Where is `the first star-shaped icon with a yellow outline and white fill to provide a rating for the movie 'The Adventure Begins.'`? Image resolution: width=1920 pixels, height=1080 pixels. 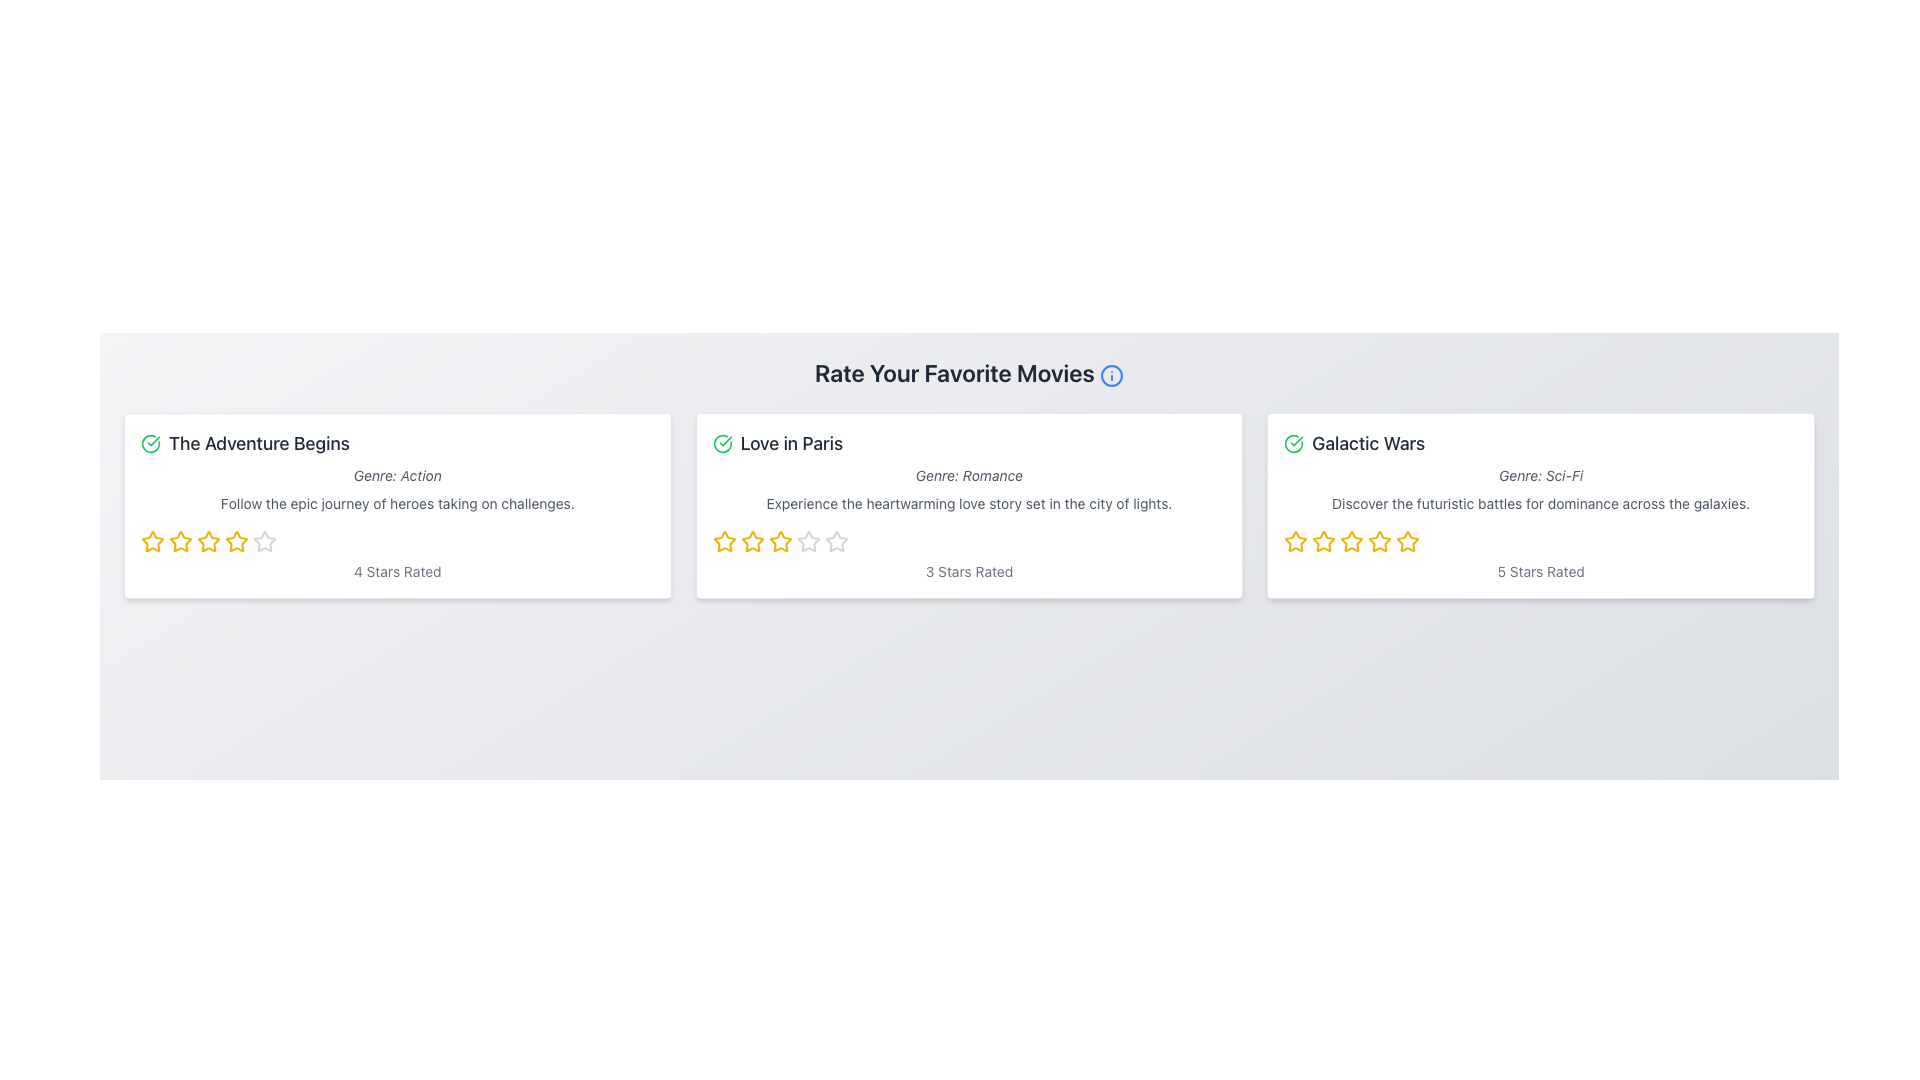
the first star-shaped icon with a yellow outline and white fill to provide a rating for the movie 'The Adventure Begins.' is located at coordinates (151, 540).